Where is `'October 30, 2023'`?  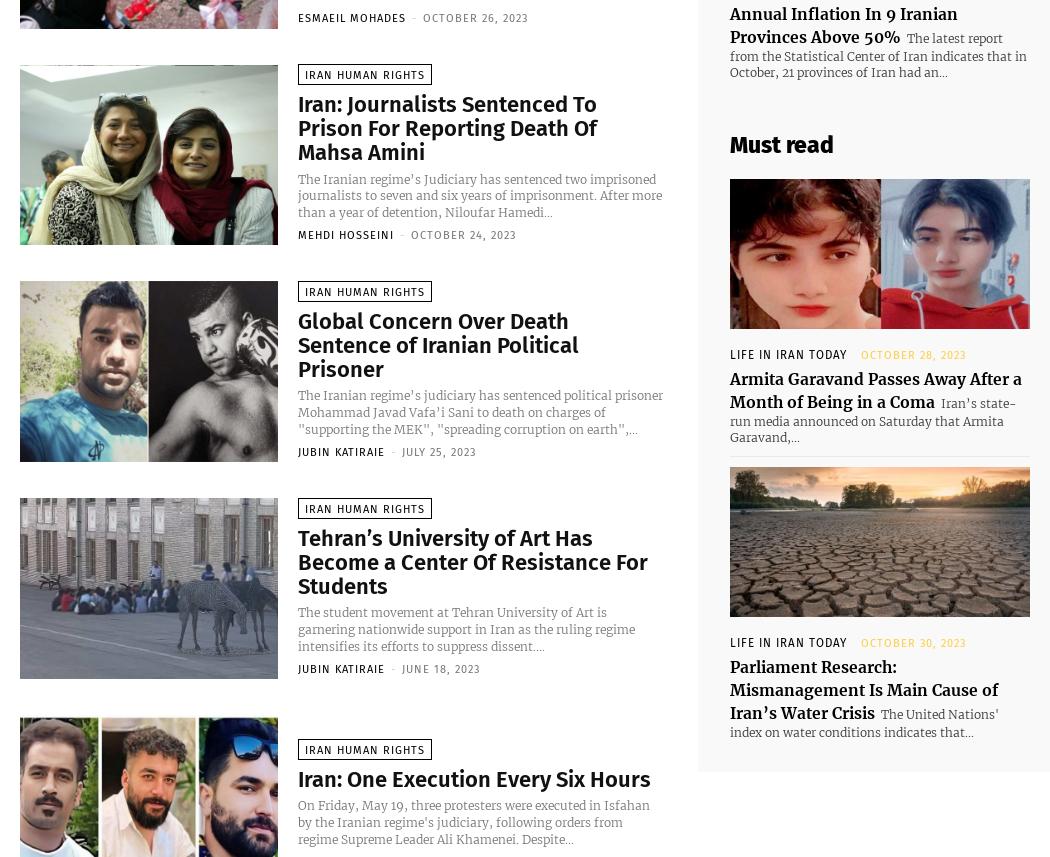 'October 30, 2023' is located at coordinates (909, 612).